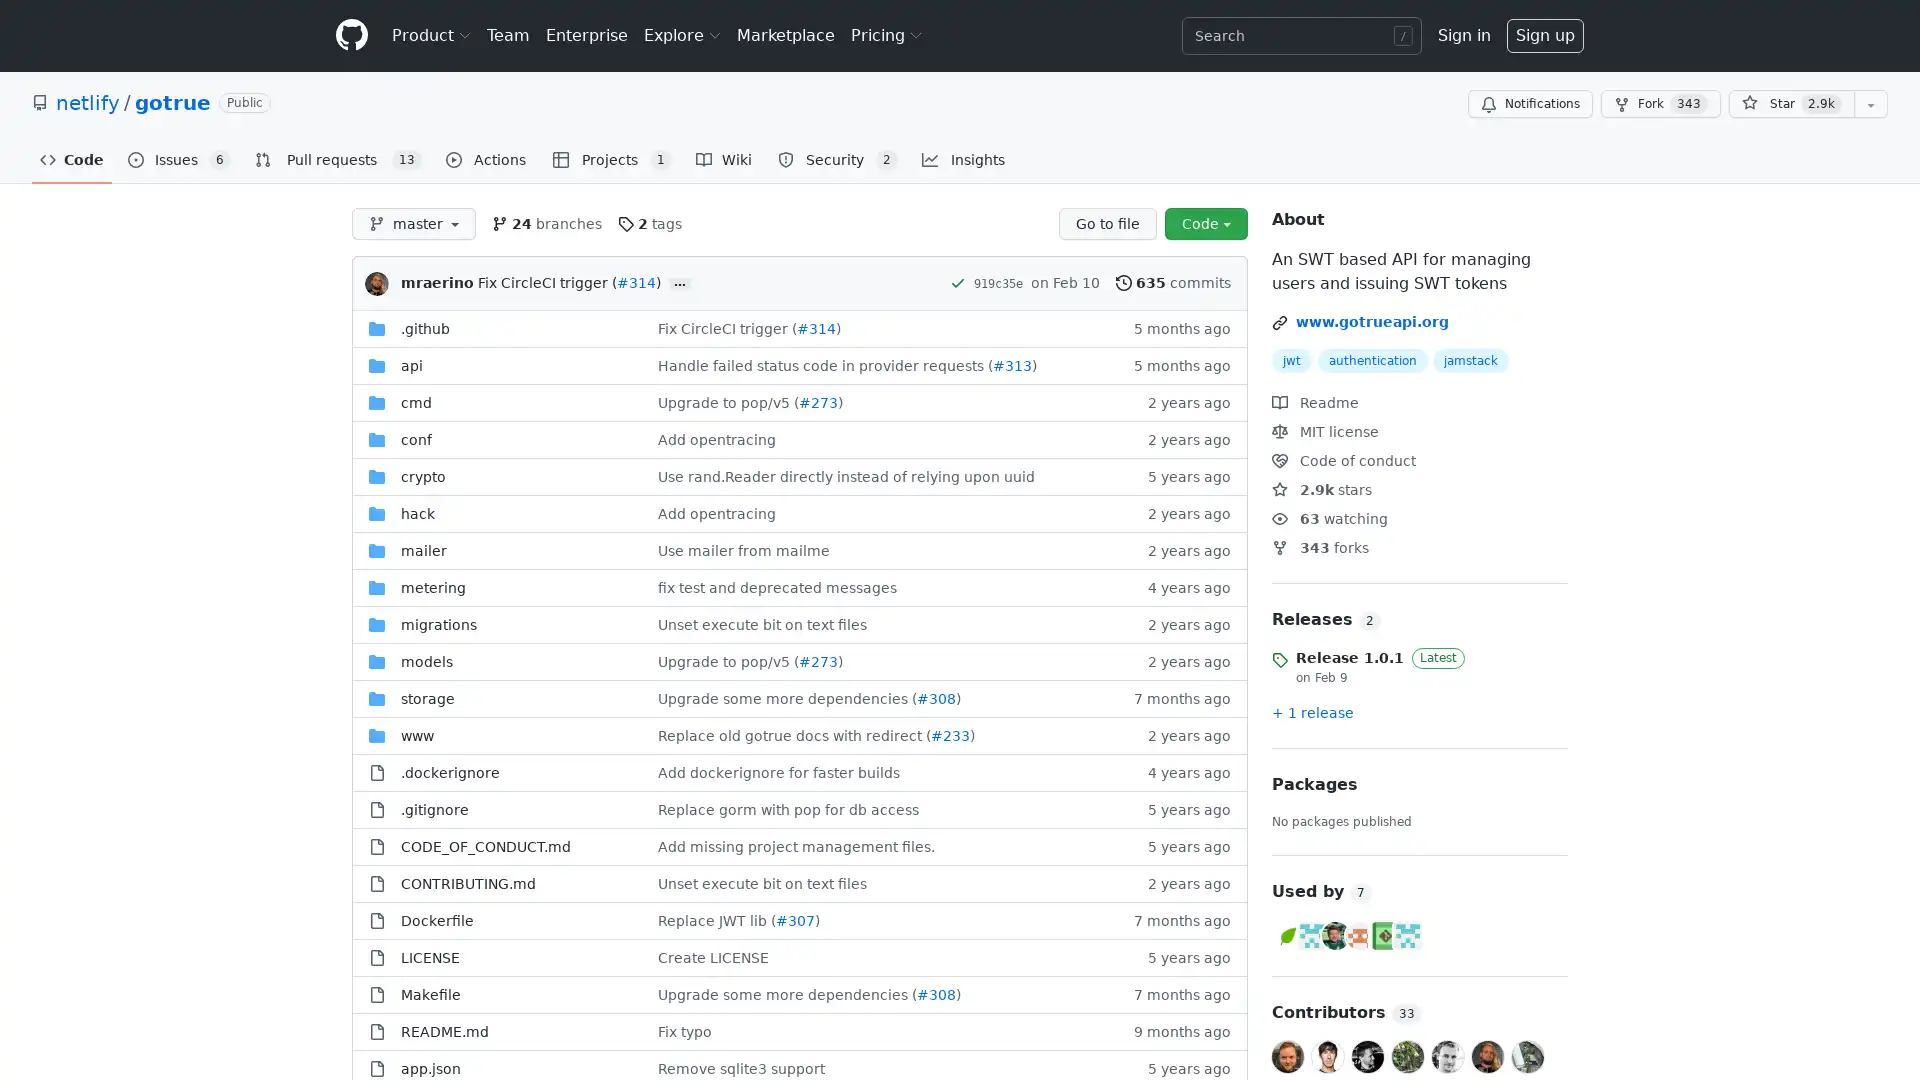 This screenshot has height=1080, width=1920. What do you see at coordinates (1870, 104) in the screenshot?
I see `You must be signed in to add this repository to a list` at bounding box center [1870, 104].